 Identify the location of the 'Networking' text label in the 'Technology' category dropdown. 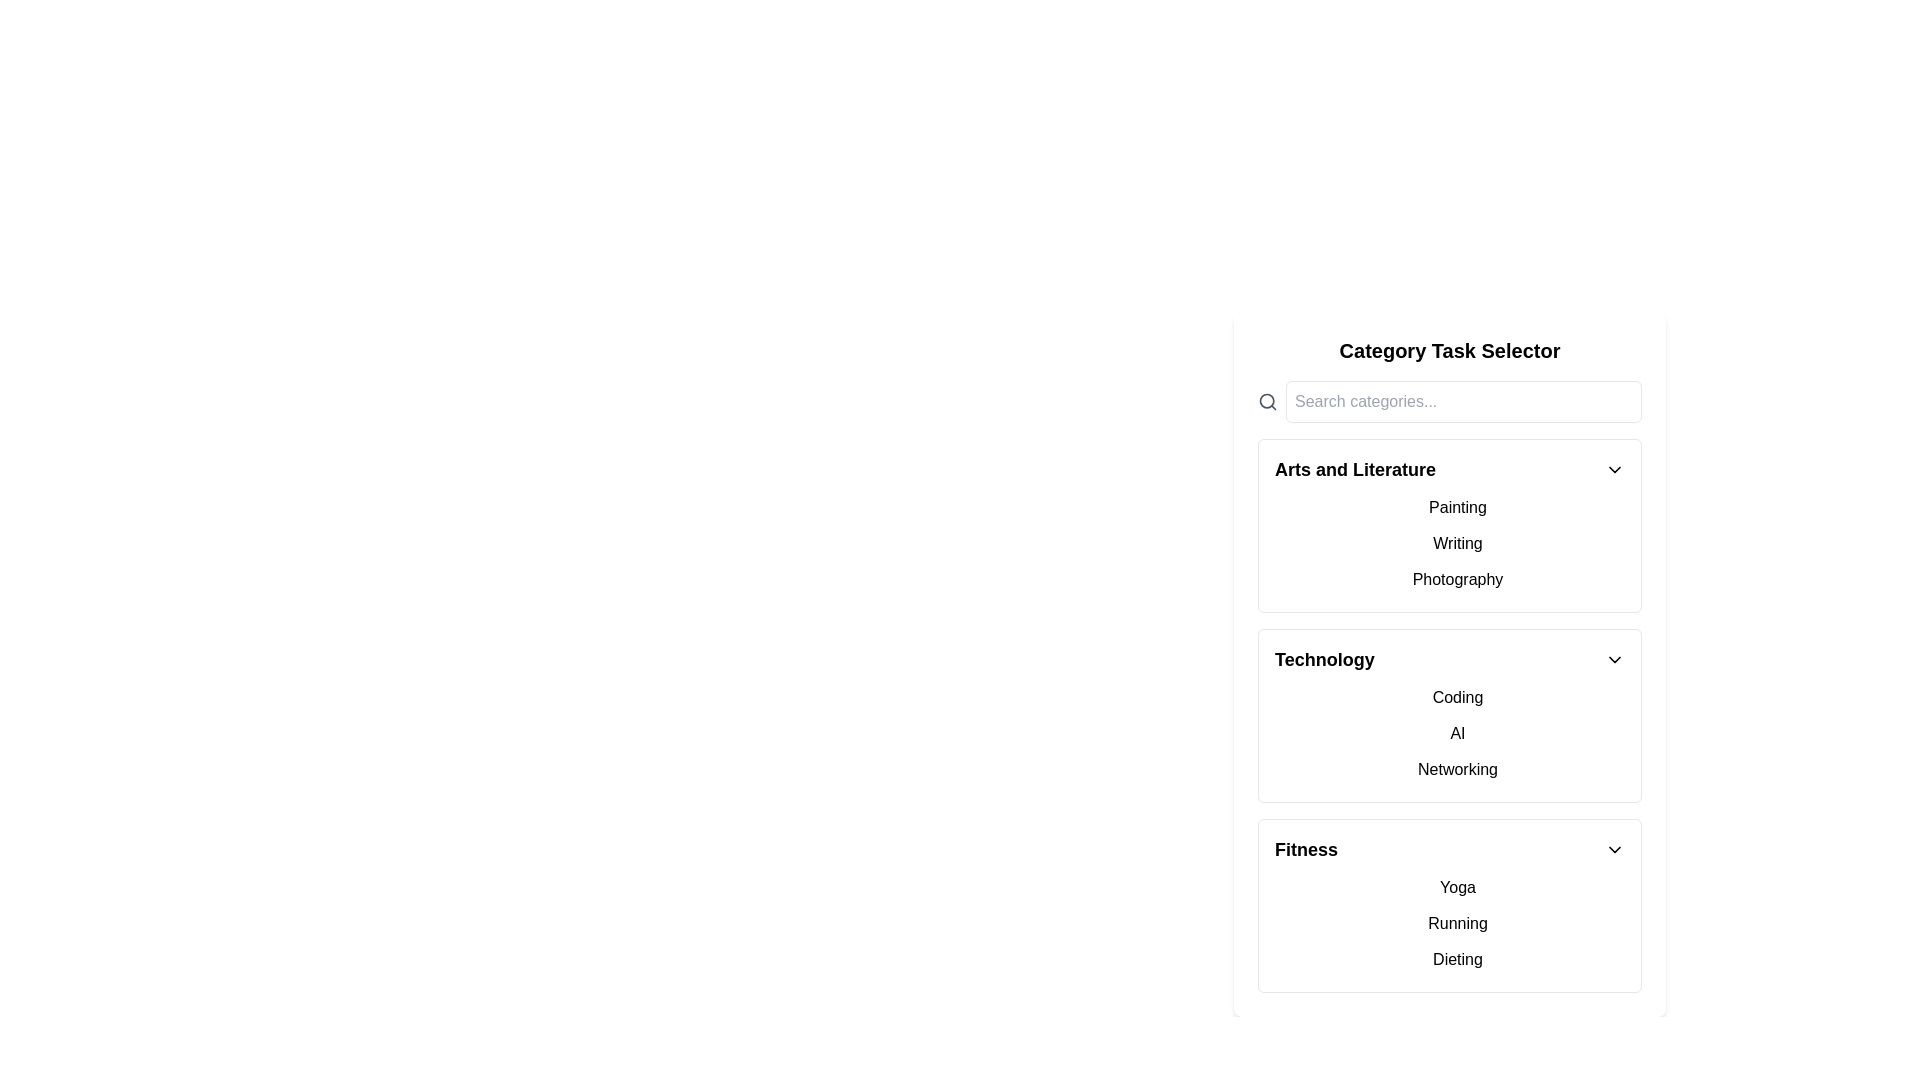
(1458, 769).